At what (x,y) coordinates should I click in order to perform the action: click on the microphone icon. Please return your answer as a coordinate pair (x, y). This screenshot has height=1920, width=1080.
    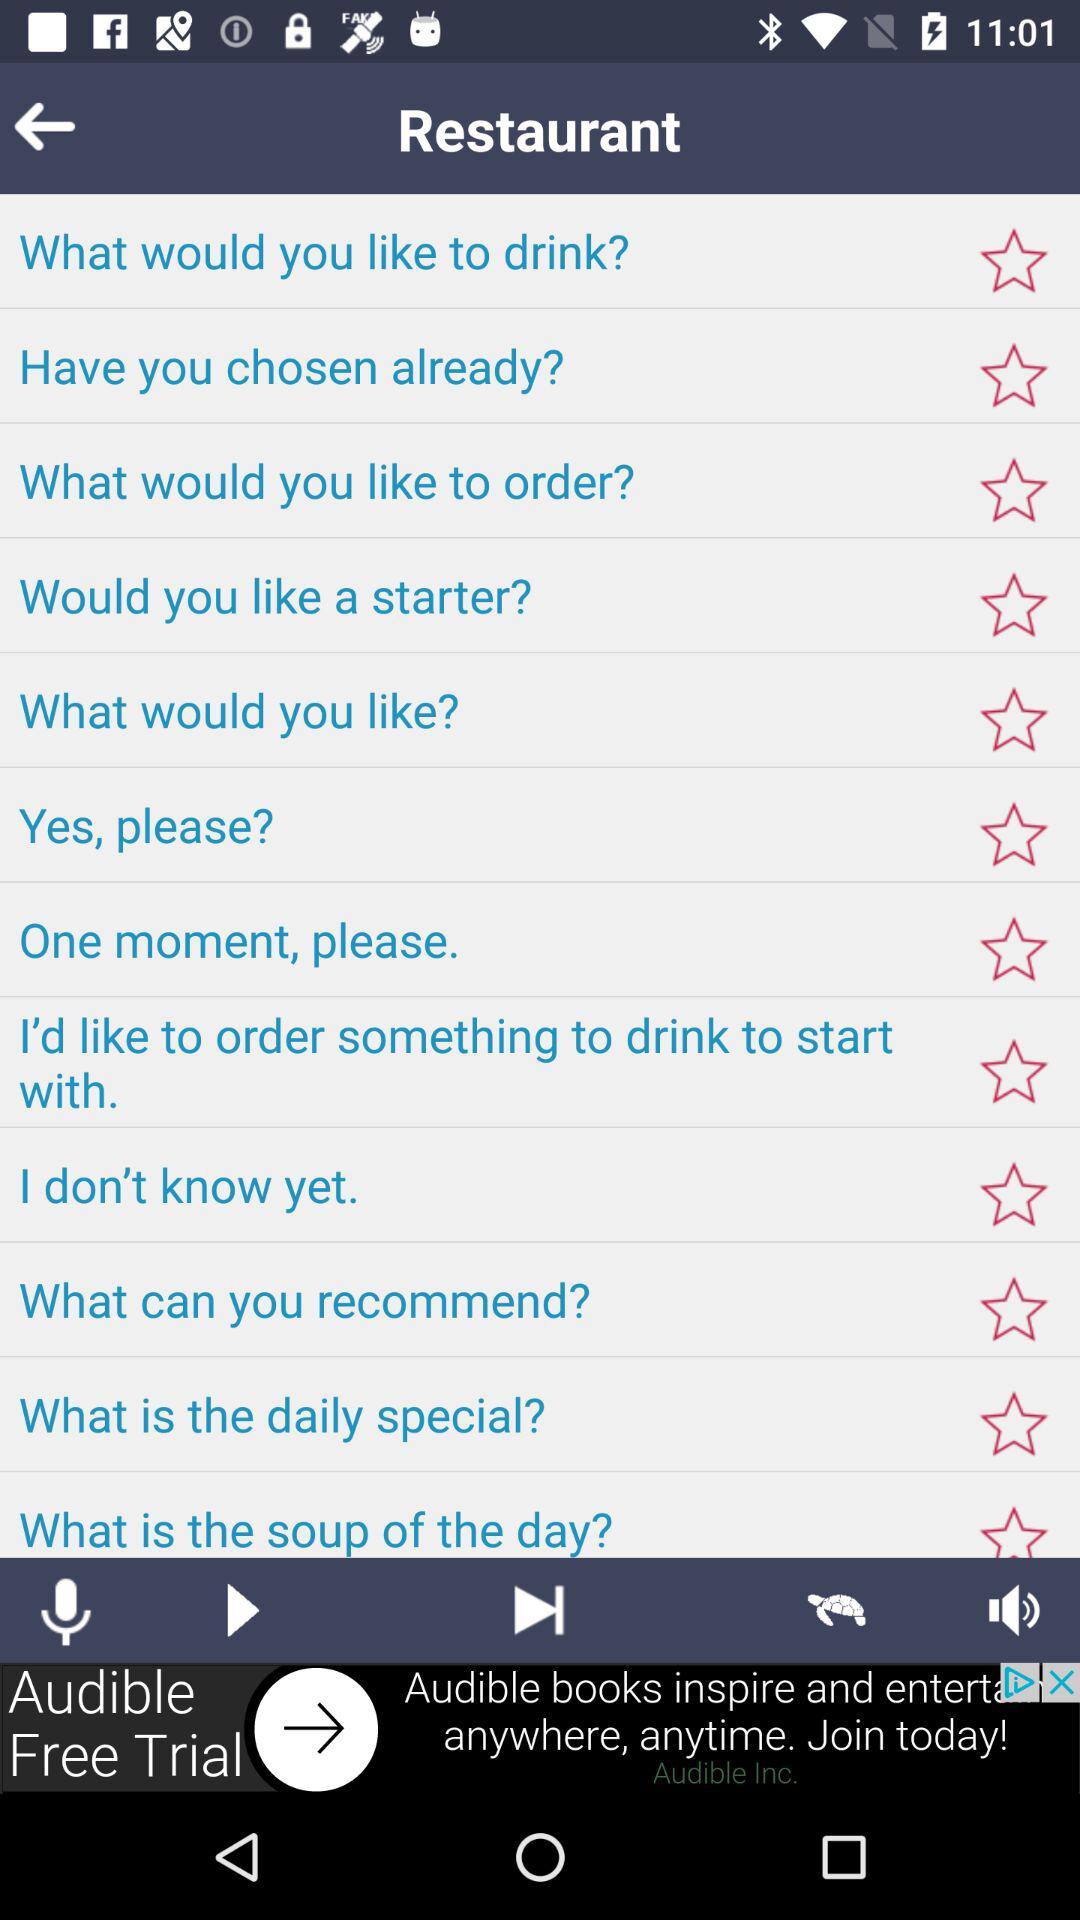
    Looking at the image, I should click on (64, 1610).